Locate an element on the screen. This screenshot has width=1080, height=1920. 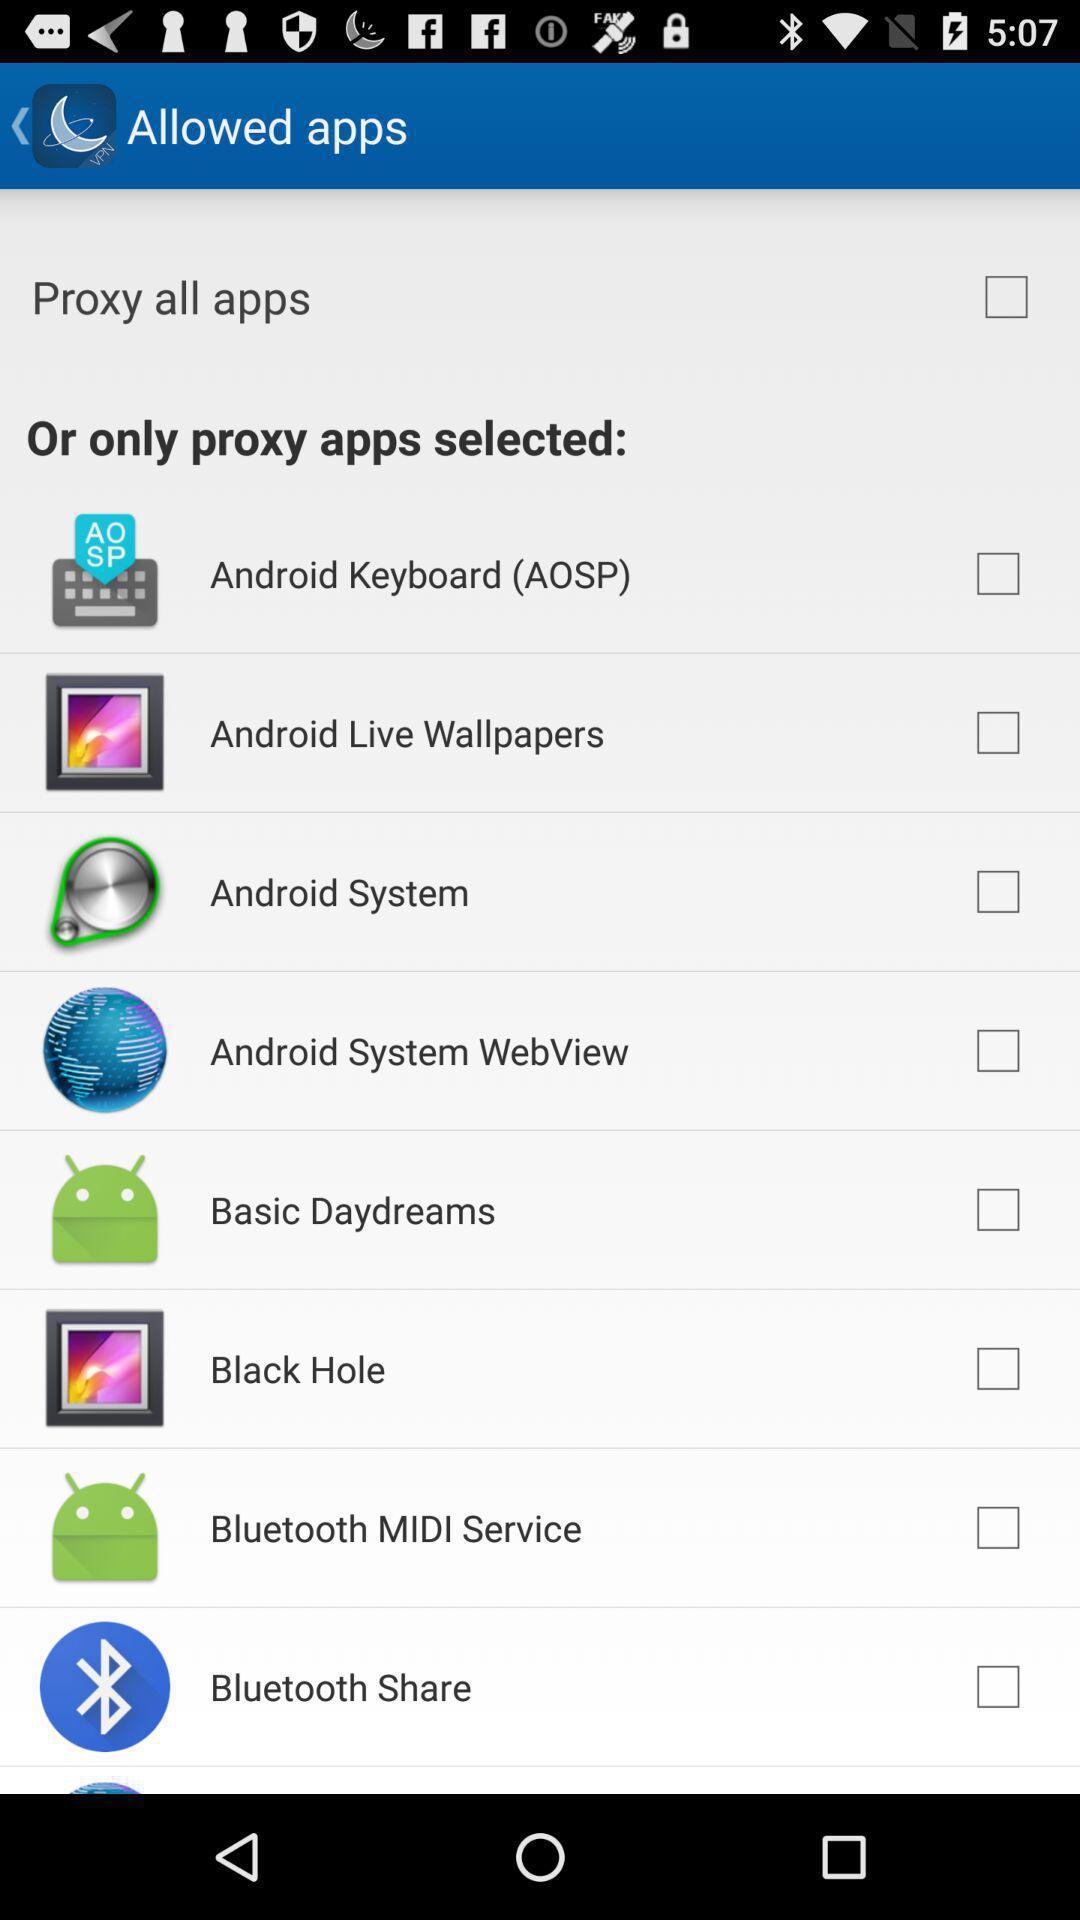
bluetooth midi service icon is located at coordinates (396, 1526).